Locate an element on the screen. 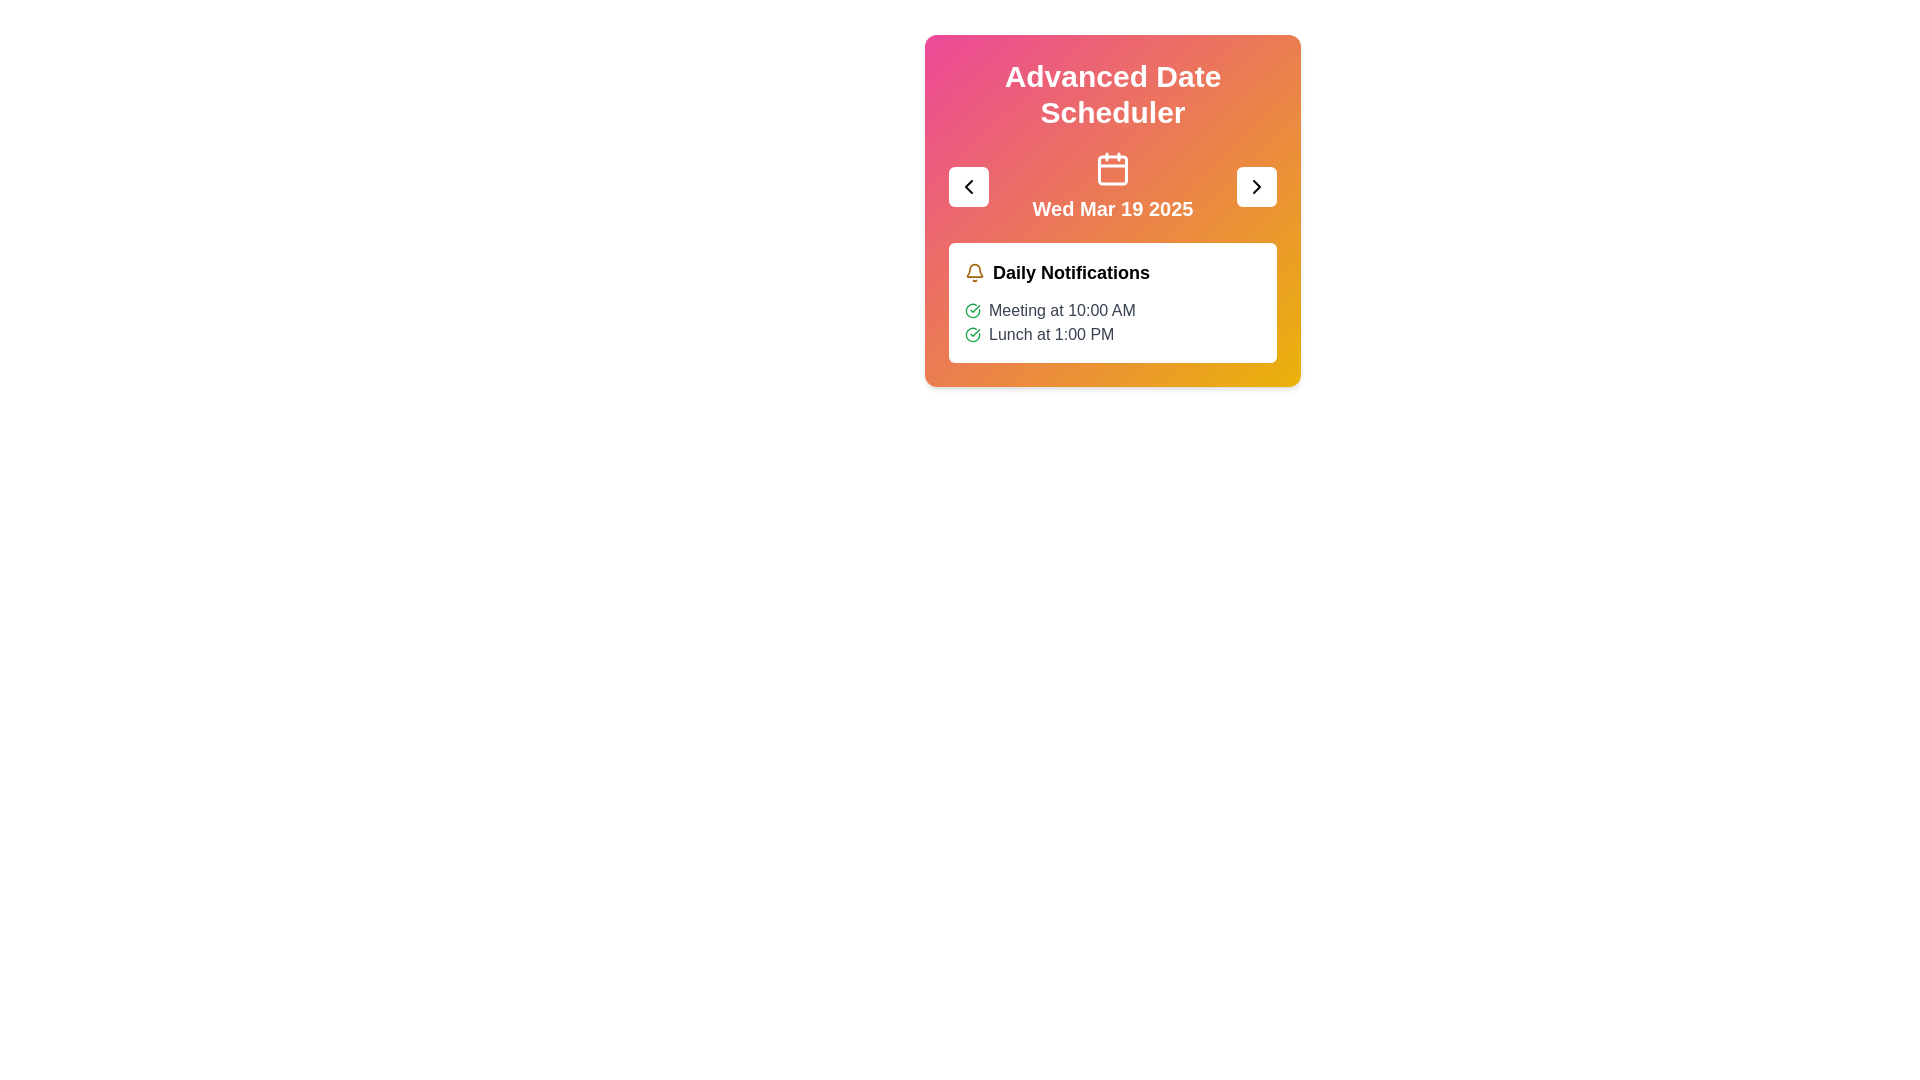 This screenshot has width=1920, height=1080. the icon that visually indicates the successful scheduling of the event 'Lunch at 1:00 PM', located in the top-left corner of the bounding box containing the text is located at coordinates (973, 334).